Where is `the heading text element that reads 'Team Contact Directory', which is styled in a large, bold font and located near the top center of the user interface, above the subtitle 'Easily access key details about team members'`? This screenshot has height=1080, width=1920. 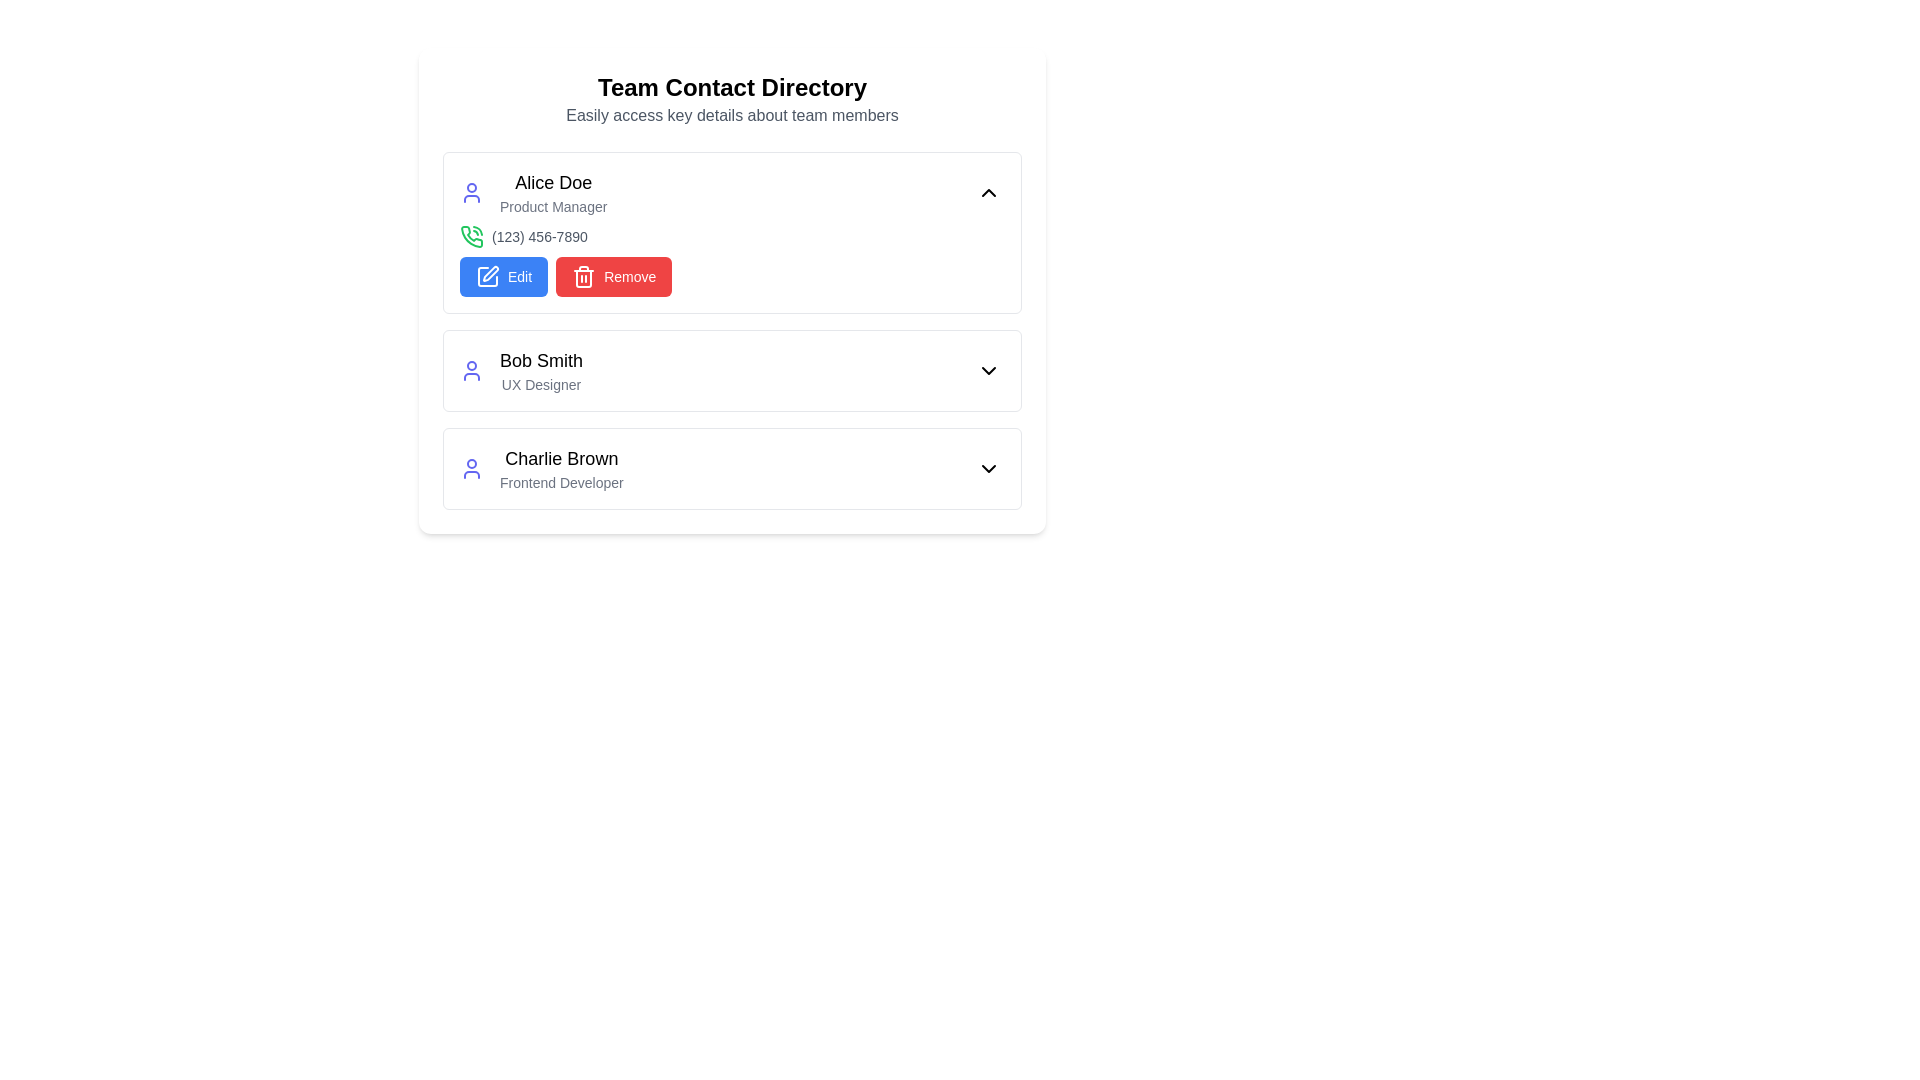
the heading text element that reads 'Team Contact Directory', which is styled in a large, bold font and located near the top center of the user interface, above the subtitle 'Easily access key details about team members' is located at coordinates (731, 87).